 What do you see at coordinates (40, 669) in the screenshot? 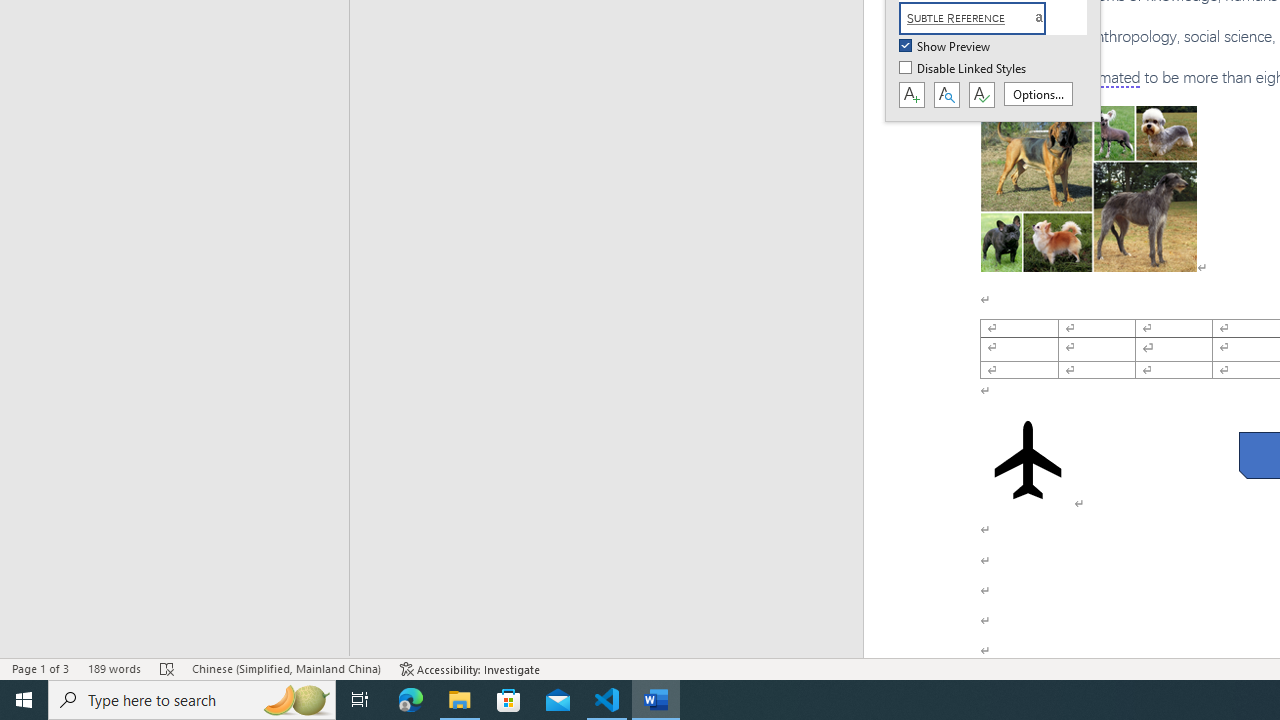
I see `'Page Number Page 1 of 3'` at bounding box center [40, 669].